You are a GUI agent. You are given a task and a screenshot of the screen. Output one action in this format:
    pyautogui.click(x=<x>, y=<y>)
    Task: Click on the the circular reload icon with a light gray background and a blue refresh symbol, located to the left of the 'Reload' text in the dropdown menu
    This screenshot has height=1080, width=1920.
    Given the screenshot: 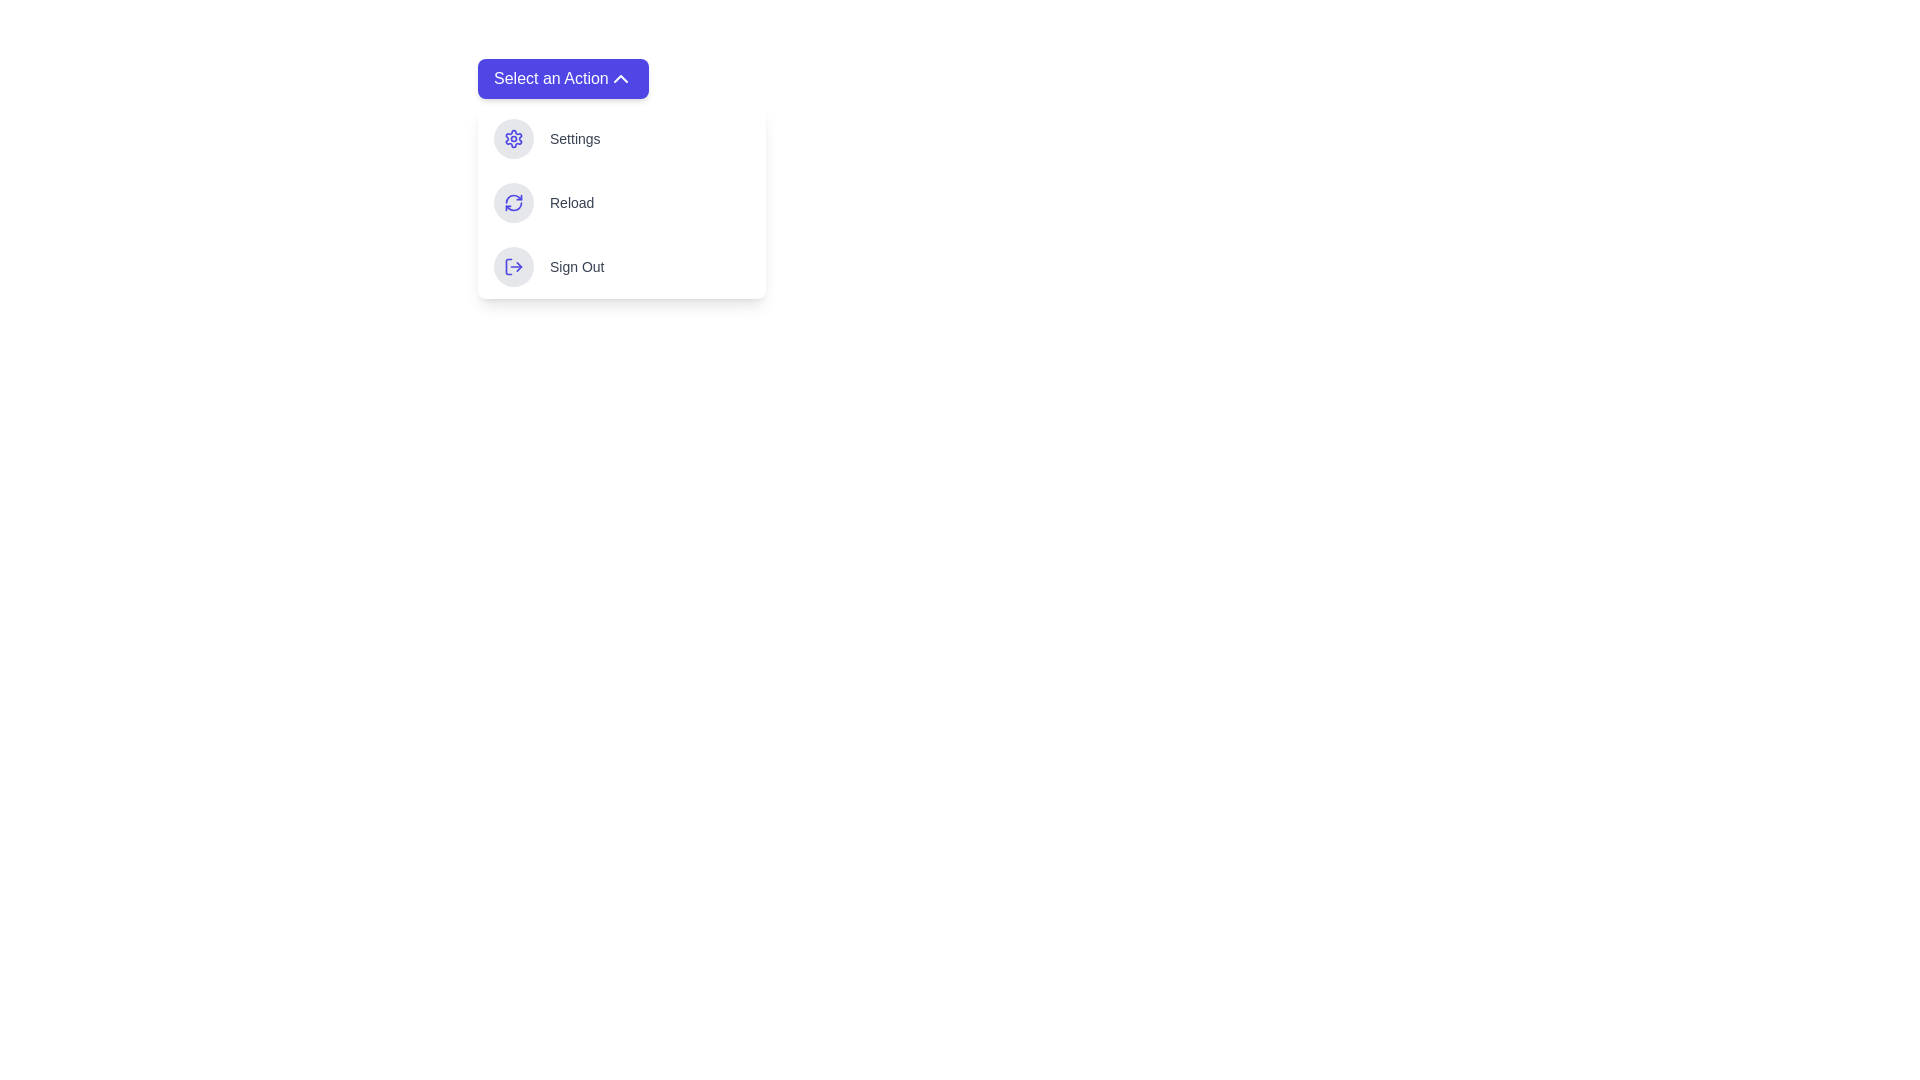 What is the action you would take?
    pyautogui.click(x=513, y=203)
    